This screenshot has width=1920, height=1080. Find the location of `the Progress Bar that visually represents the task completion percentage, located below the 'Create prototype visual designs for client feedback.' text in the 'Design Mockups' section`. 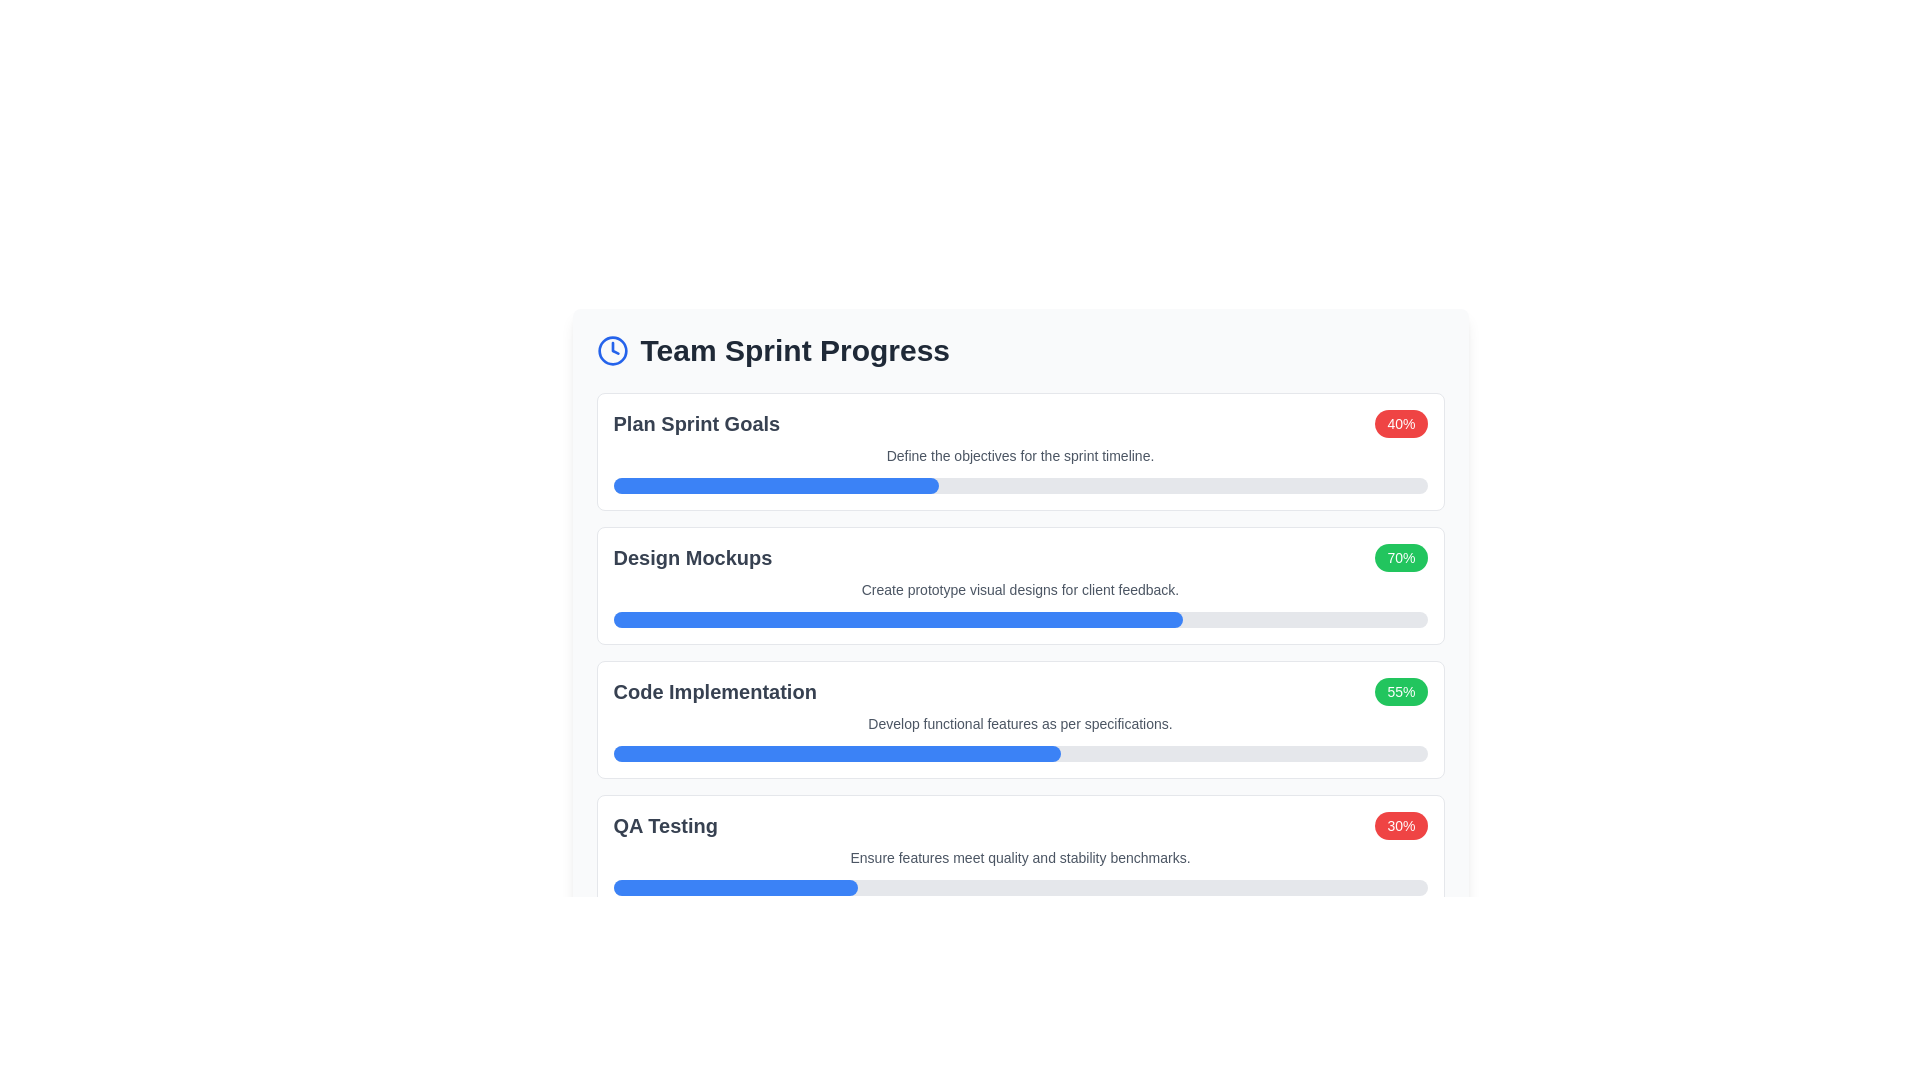

the Progress Bar that visually represents the task completion percentage, located below the 'Create prototype visual designs for client feedback.' text in the 'Design Mockups' section is located at coordinates (1020, 619).